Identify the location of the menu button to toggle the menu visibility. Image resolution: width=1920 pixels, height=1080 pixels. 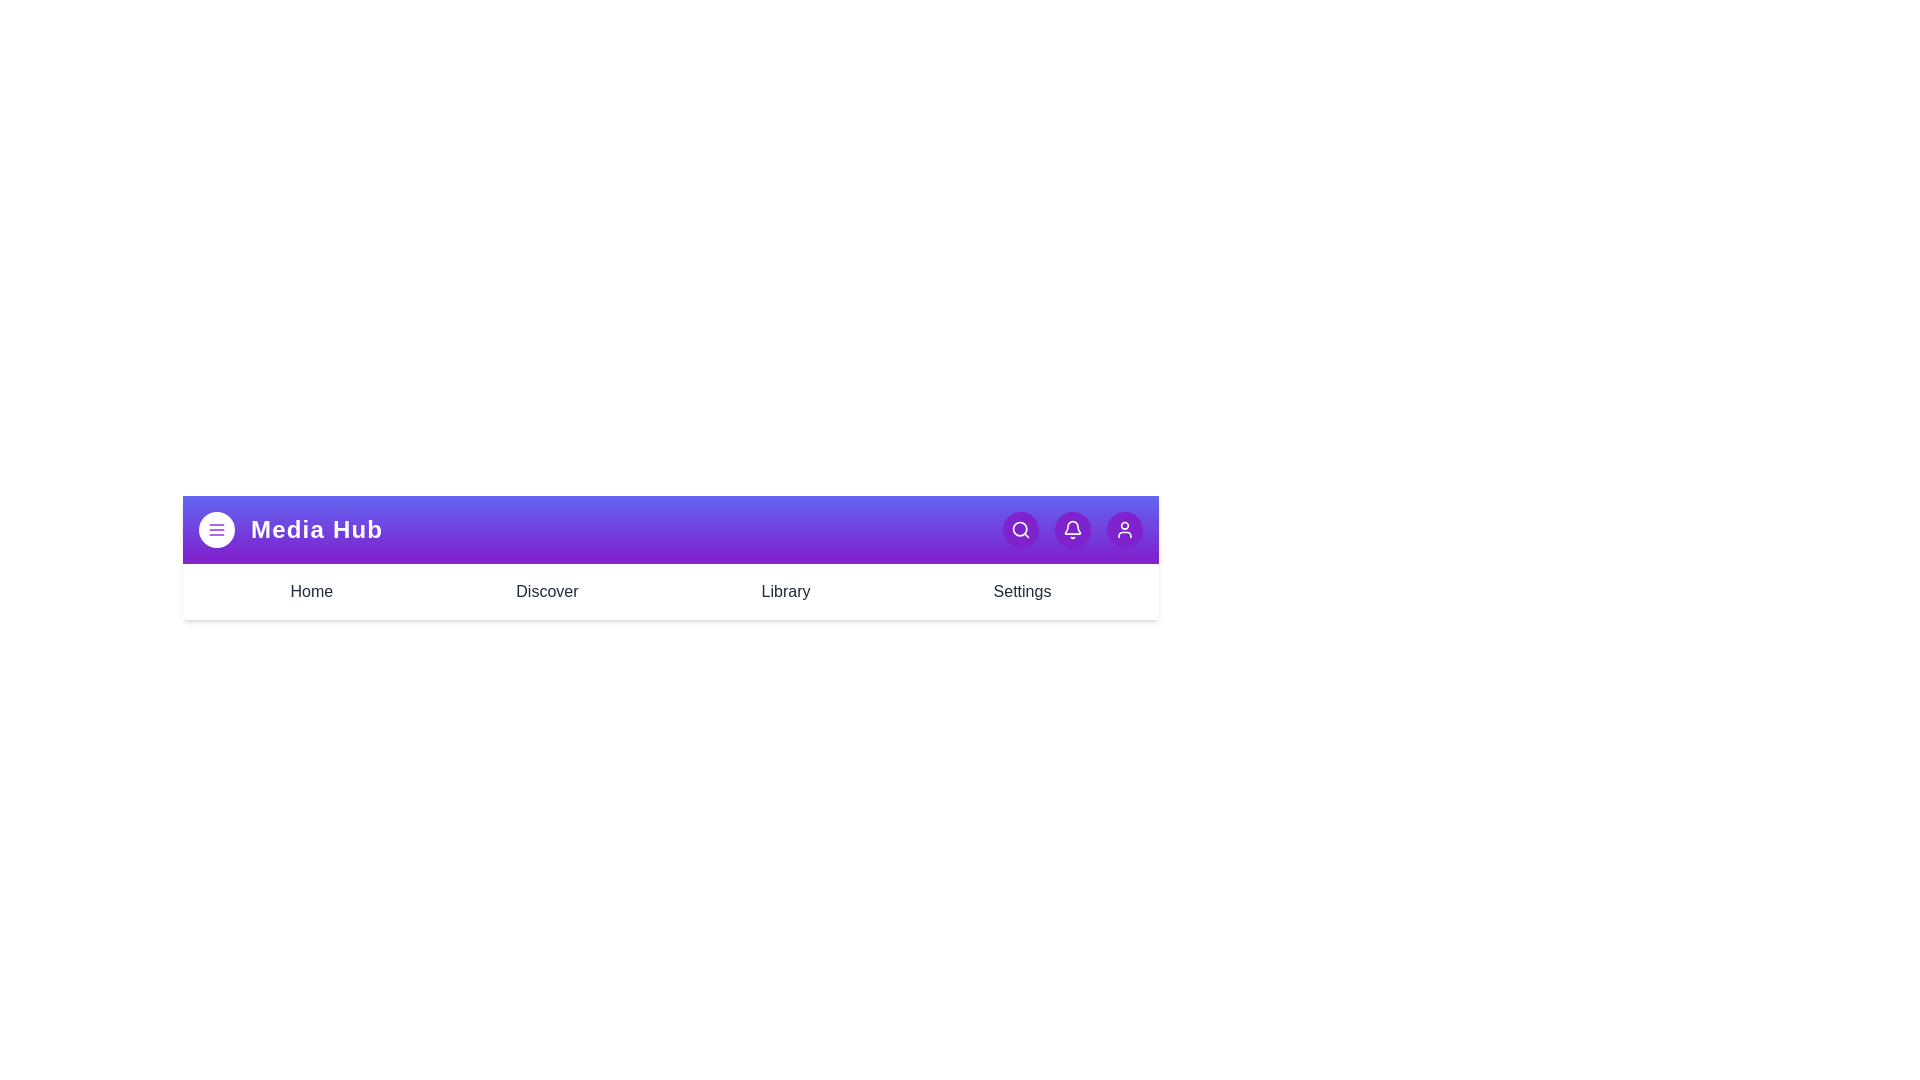
(216, 528).